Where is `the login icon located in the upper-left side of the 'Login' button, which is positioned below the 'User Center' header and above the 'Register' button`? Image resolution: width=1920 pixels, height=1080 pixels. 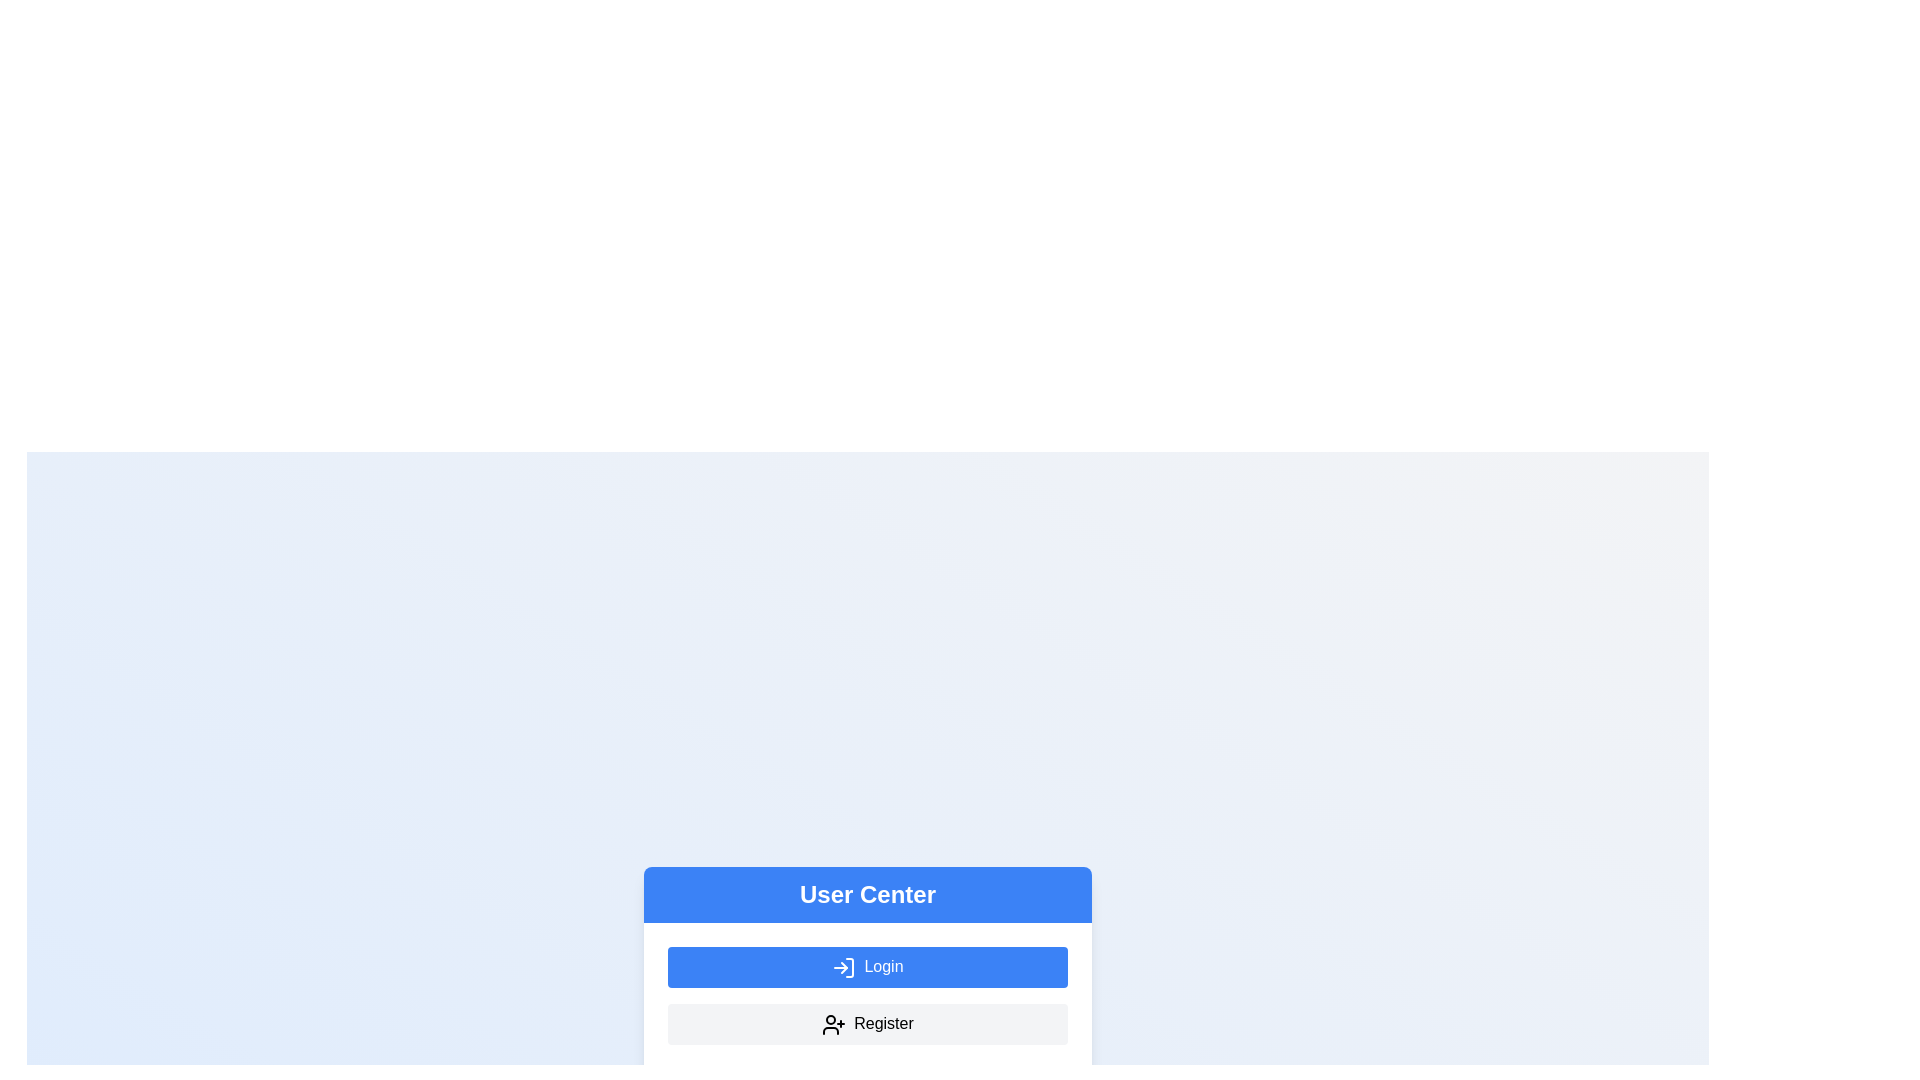
the login icon located in the upper-left side of the 'Login' button, which is positioned below the 'User Center' header and above the 'Register' button is located at coordinates (844, 967).